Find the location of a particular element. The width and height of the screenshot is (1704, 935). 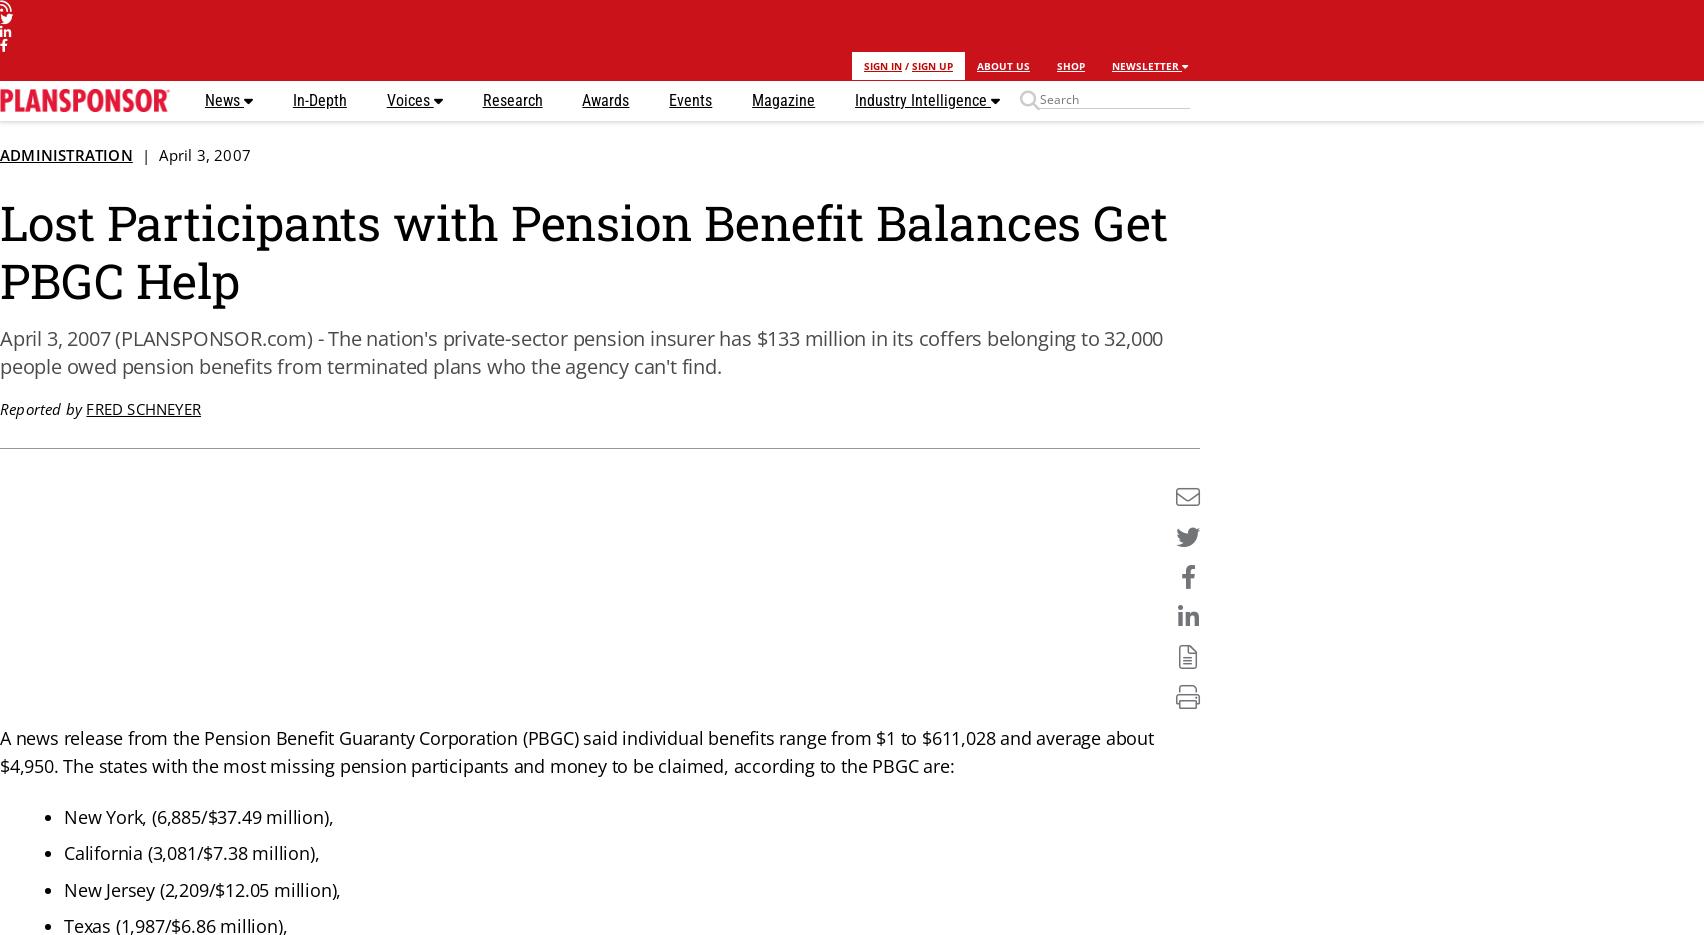

'Fred Schneyer' is located at coordinates (143, 408).